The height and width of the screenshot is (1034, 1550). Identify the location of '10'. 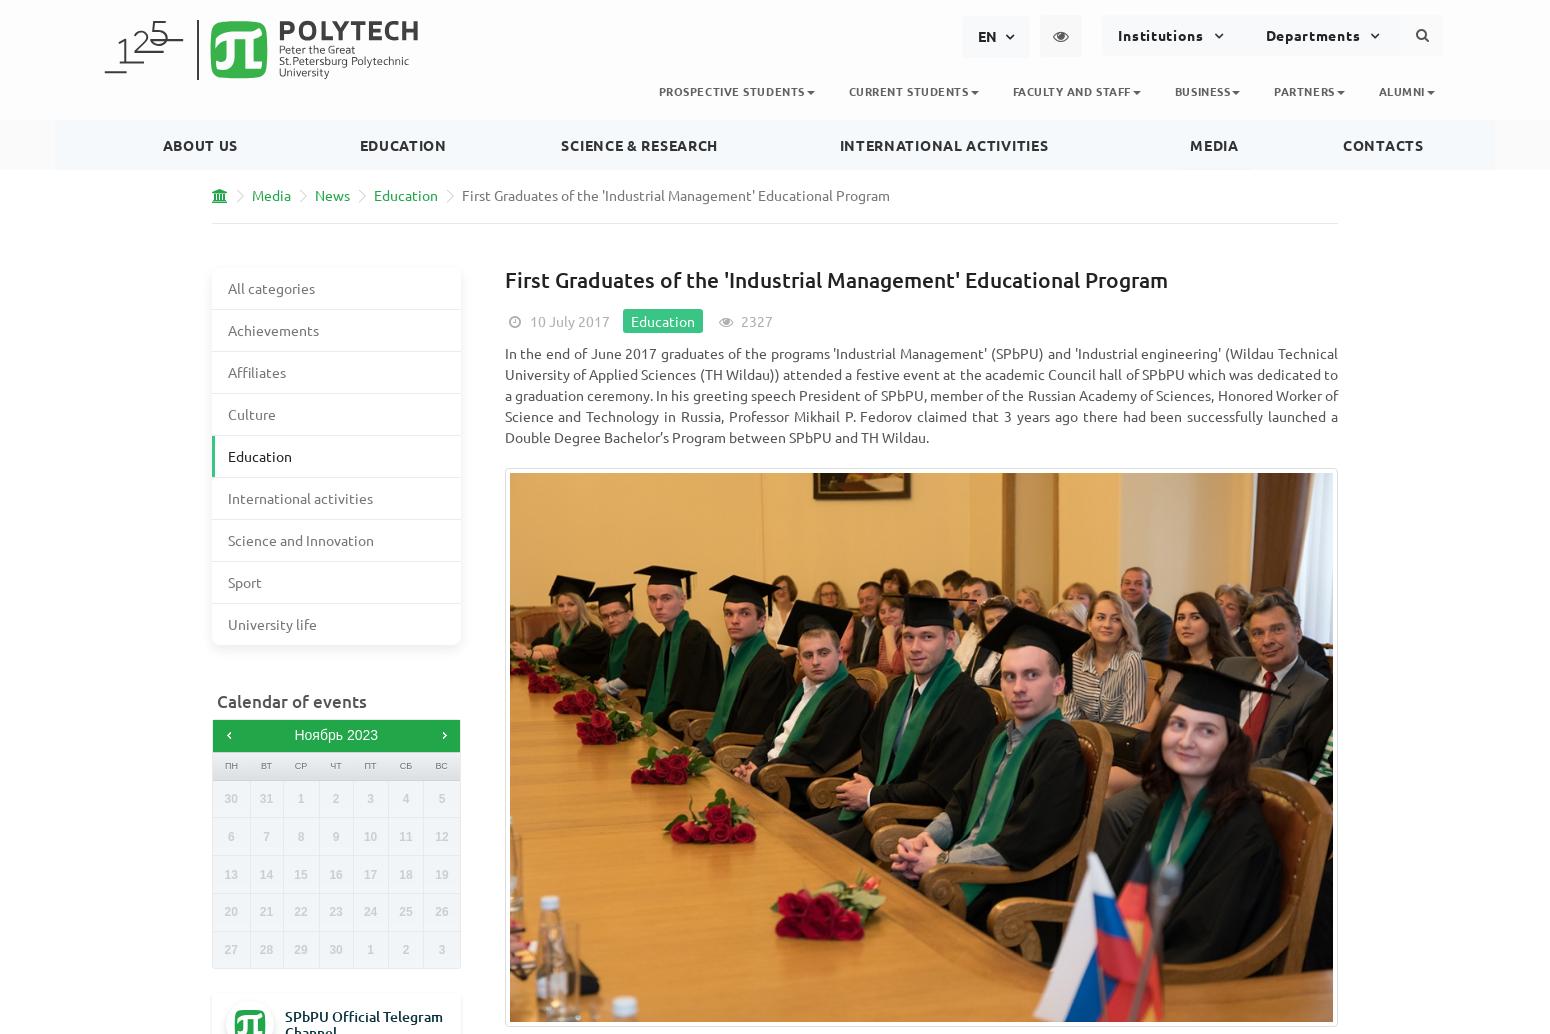
(368, 836).